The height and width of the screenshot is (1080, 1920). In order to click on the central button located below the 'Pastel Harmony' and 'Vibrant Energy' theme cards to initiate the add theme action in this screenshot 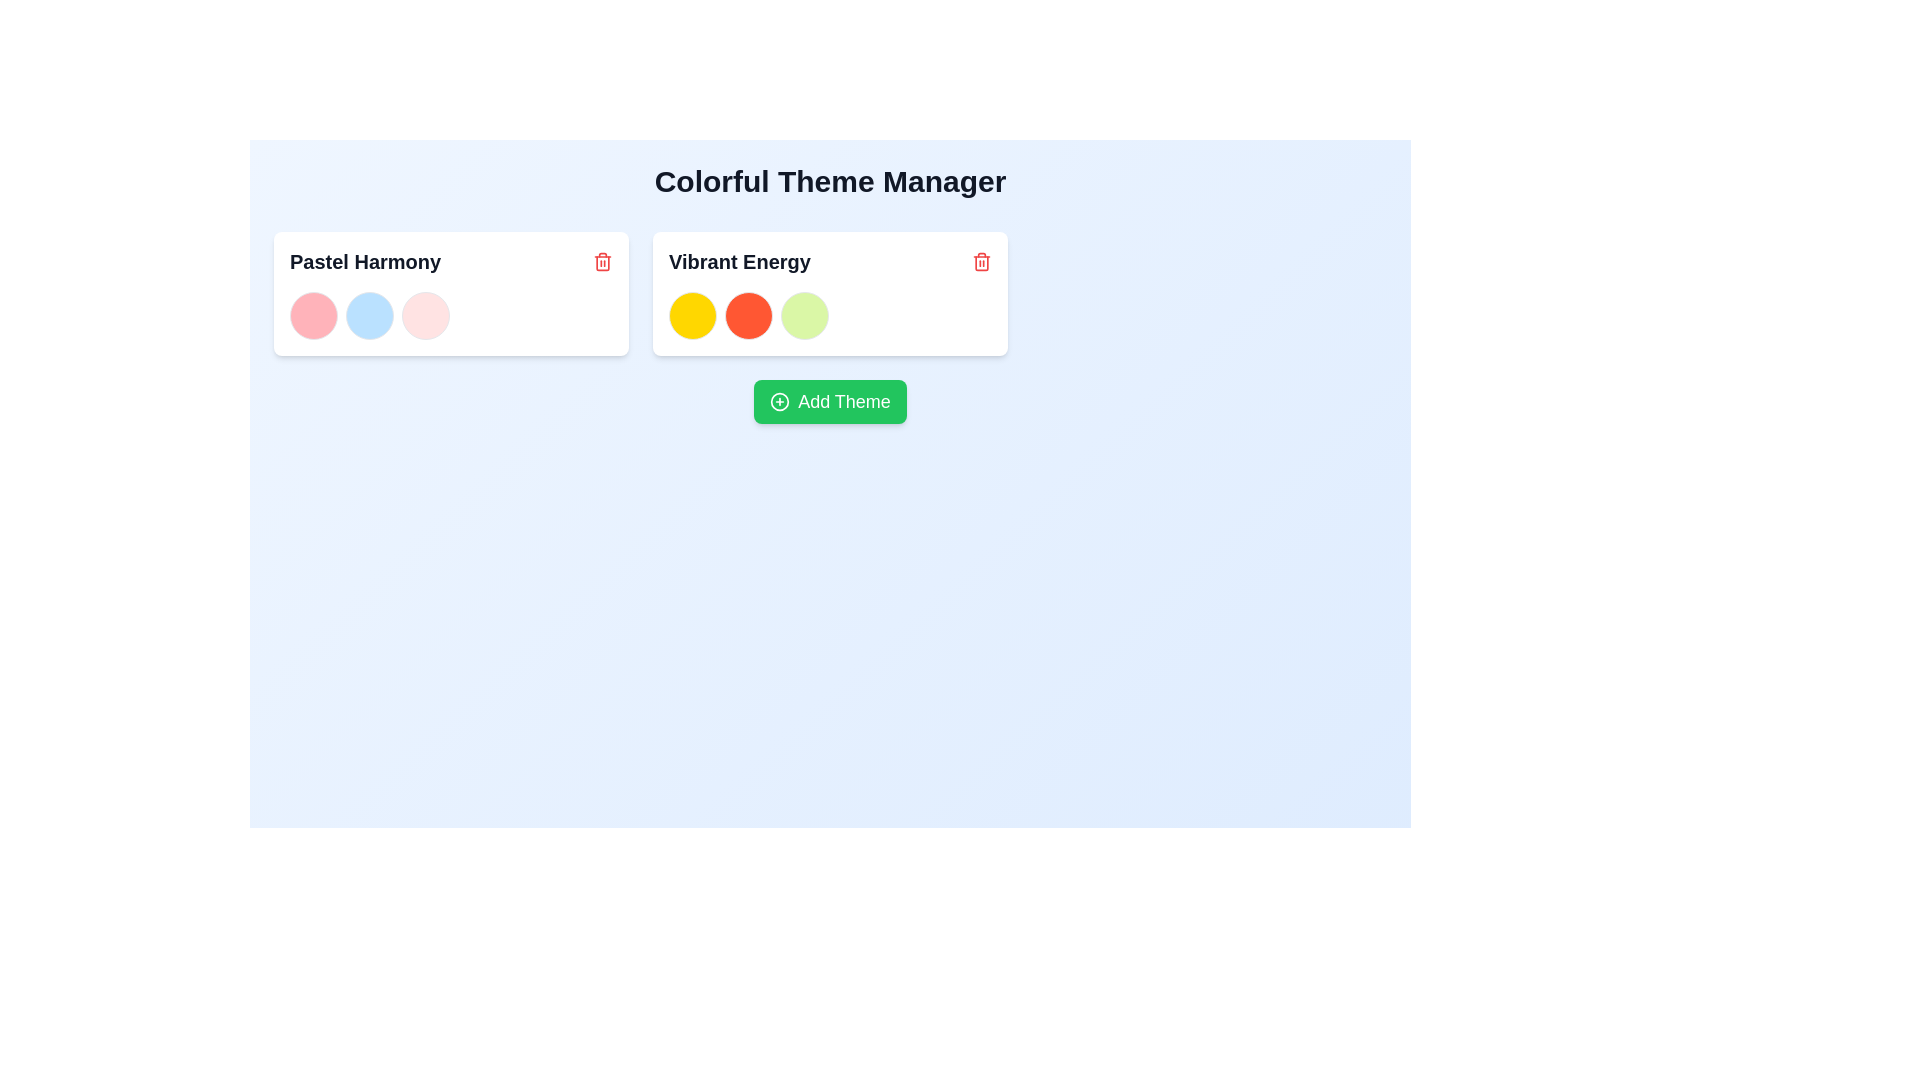, I will do `click(830, 401)`.